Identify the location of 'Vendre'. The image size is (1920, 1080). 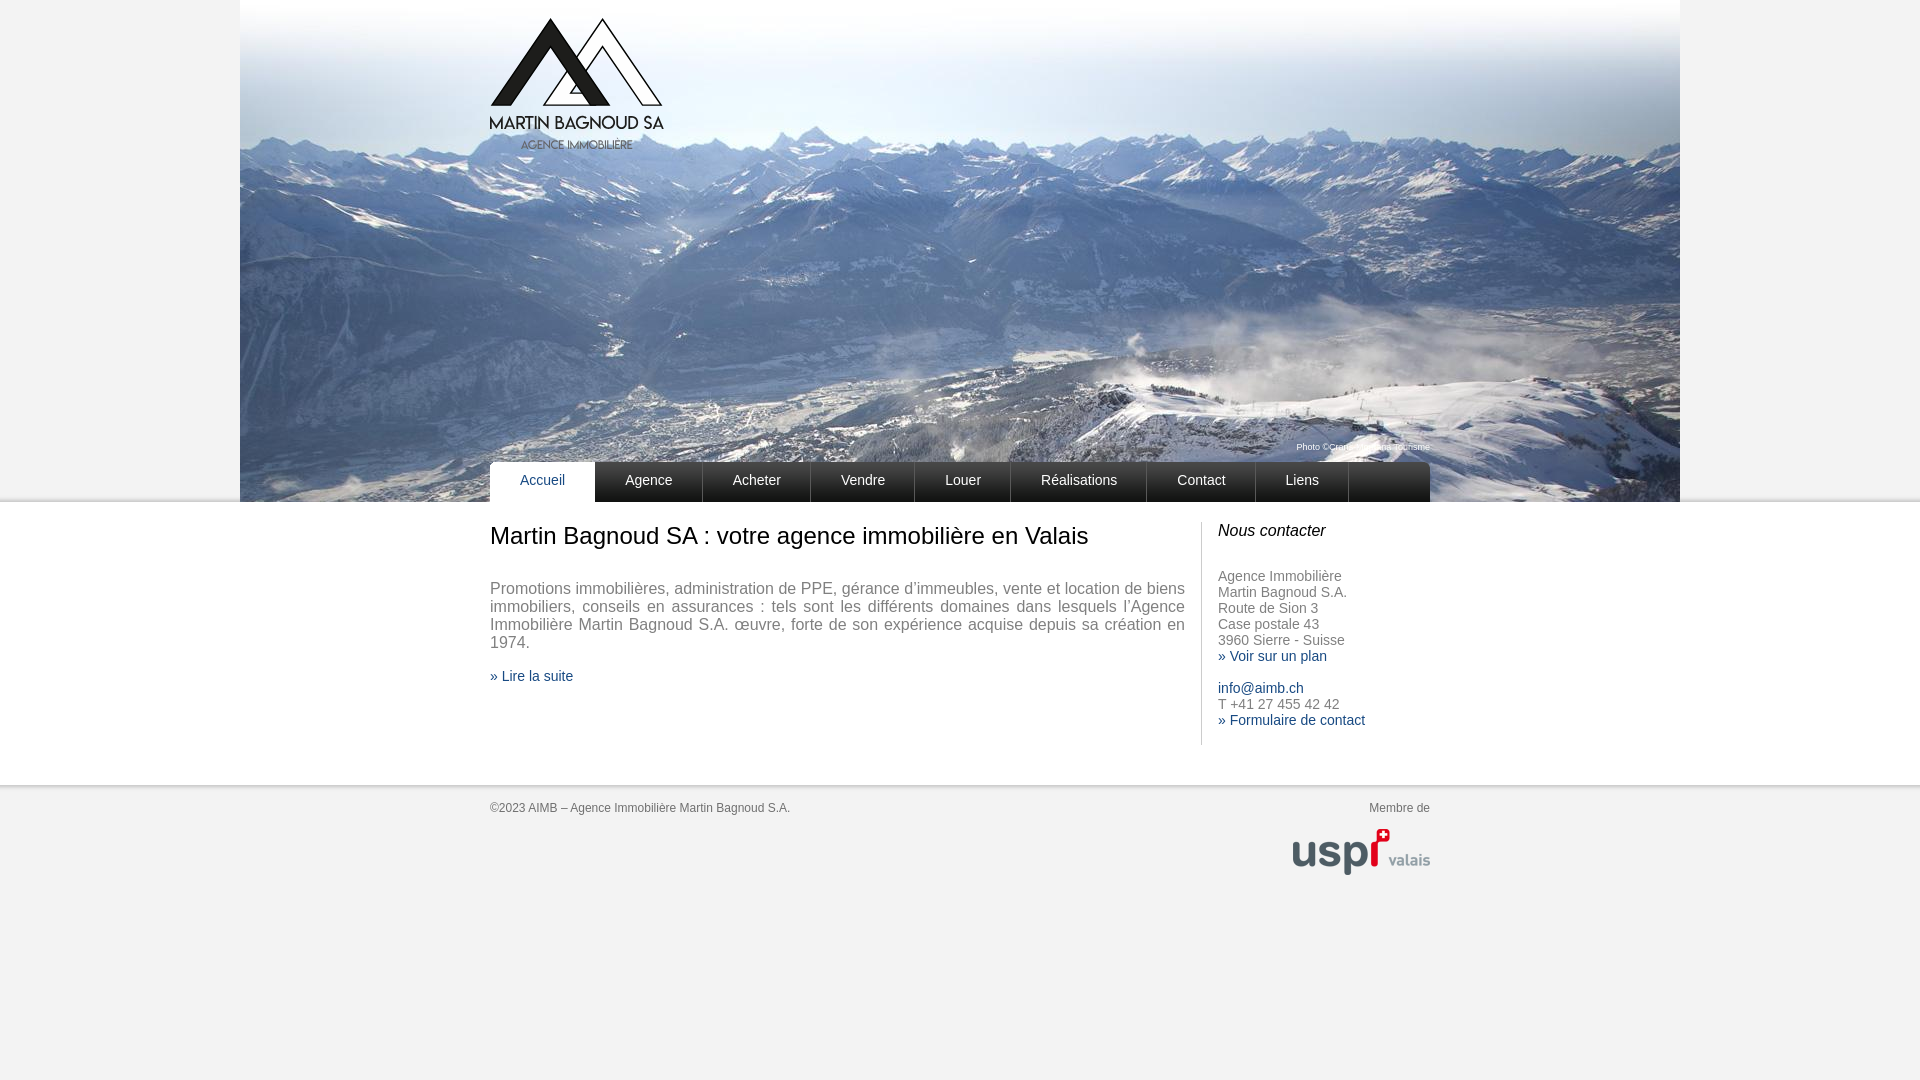
(863, 482).